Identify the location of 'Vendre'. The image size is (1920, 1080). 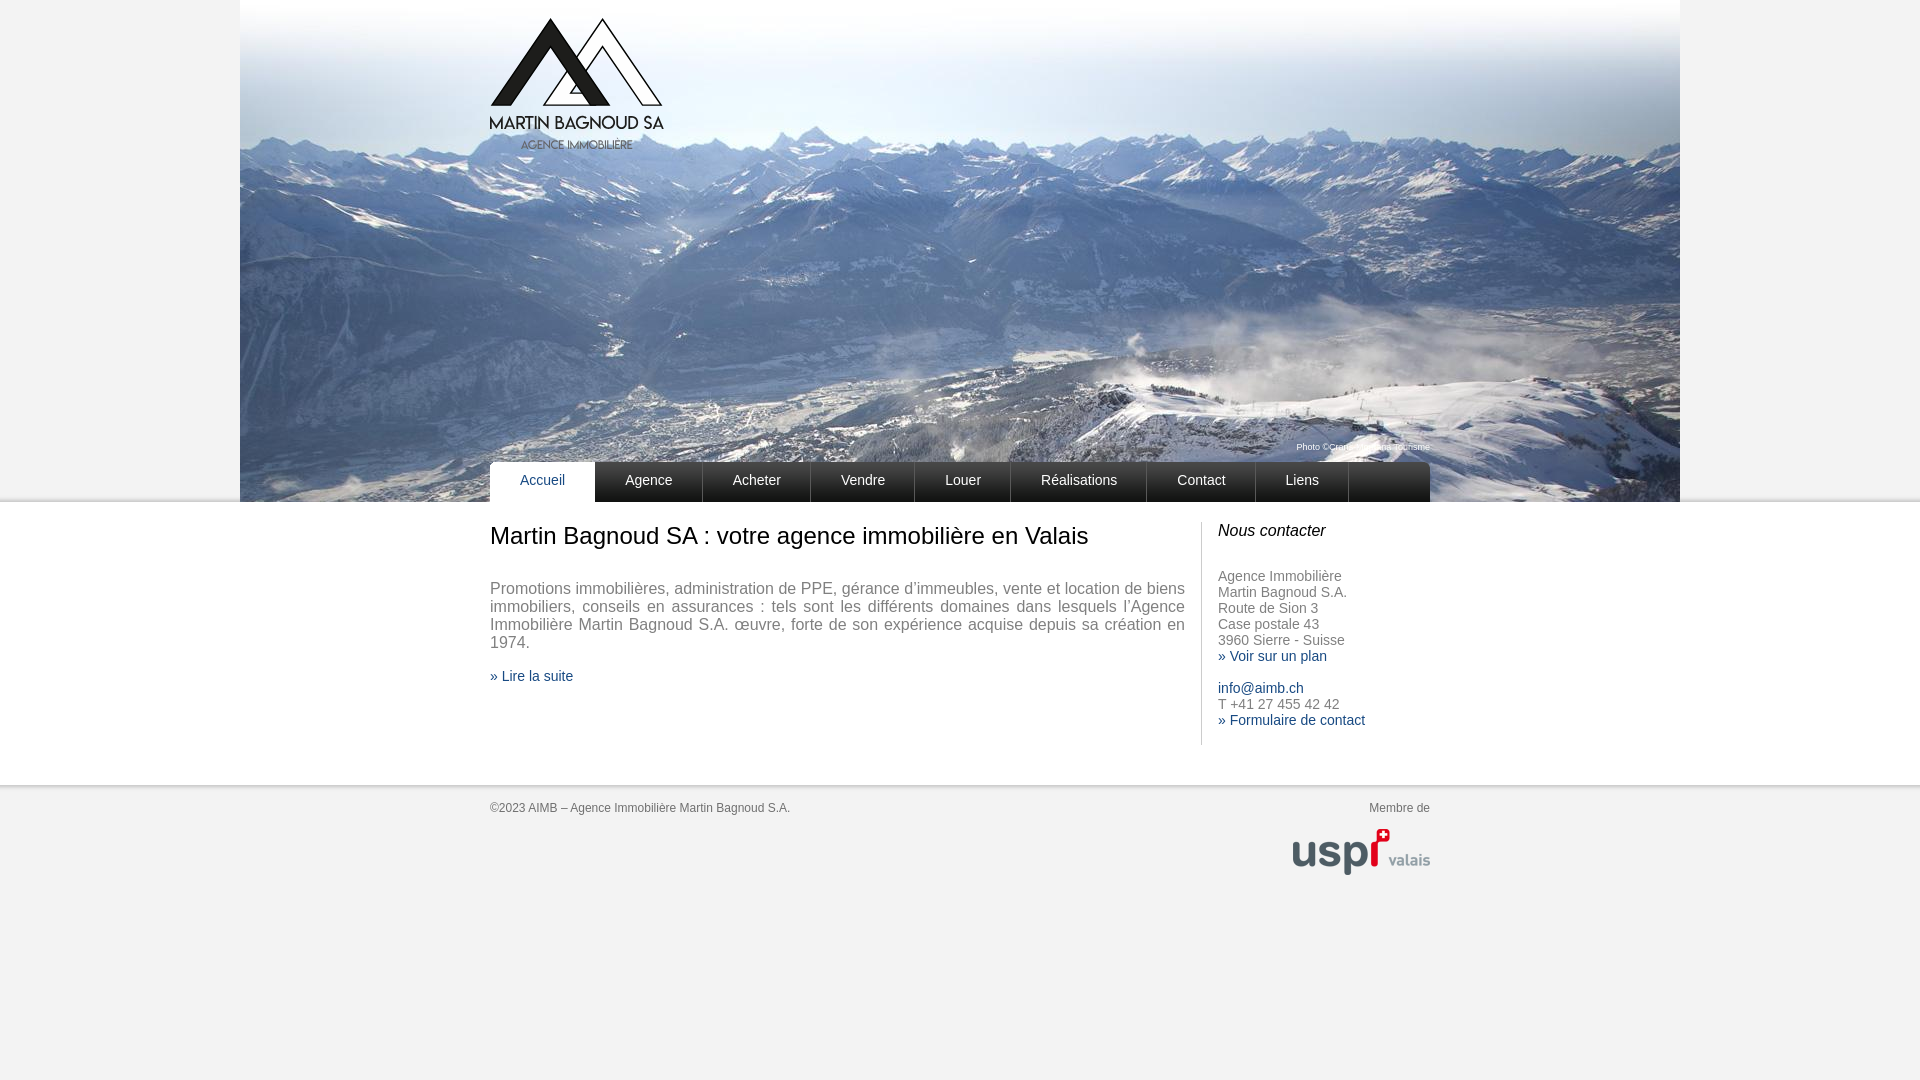
(863, 482).